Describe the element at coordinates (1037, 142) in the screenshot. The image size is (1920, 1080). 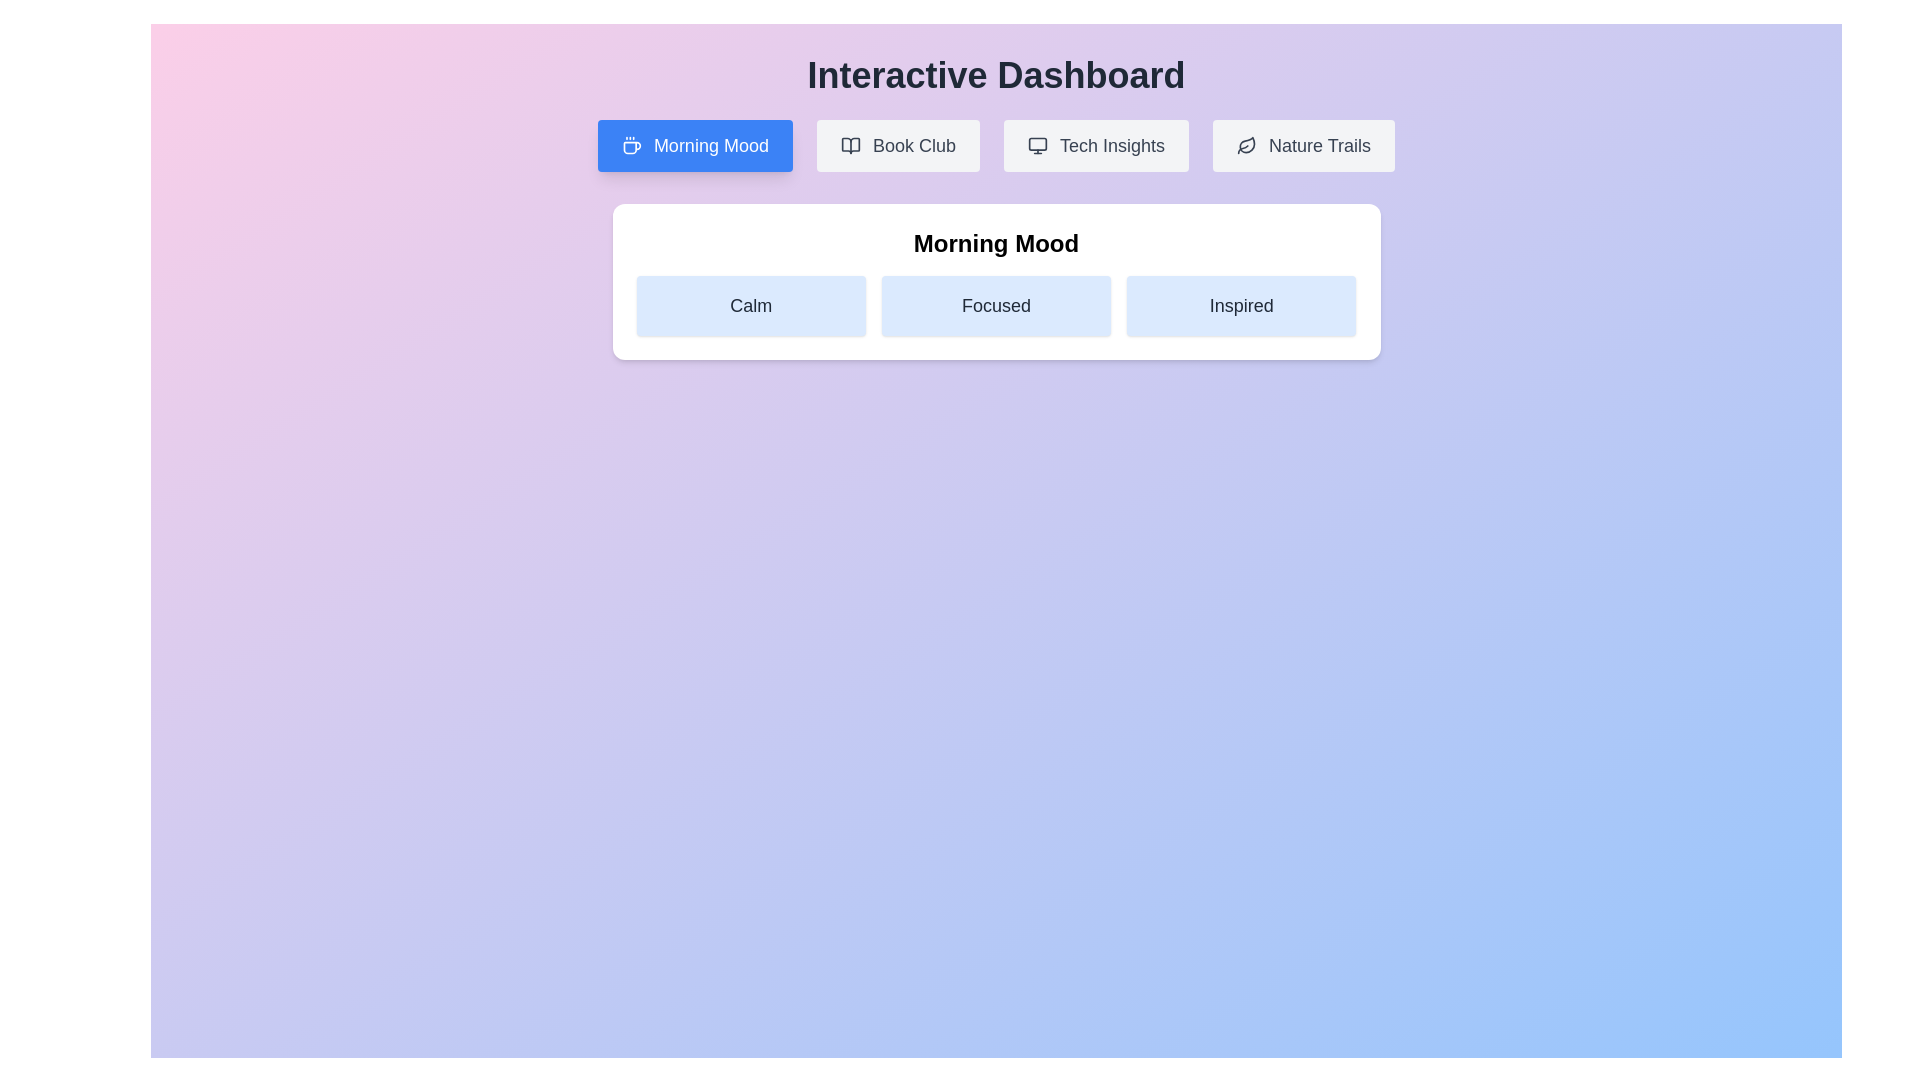
I see `the SVG rectangle representing the body of the monitor in the 'Tech Insights' icon located in the top navigation bar` at that location.